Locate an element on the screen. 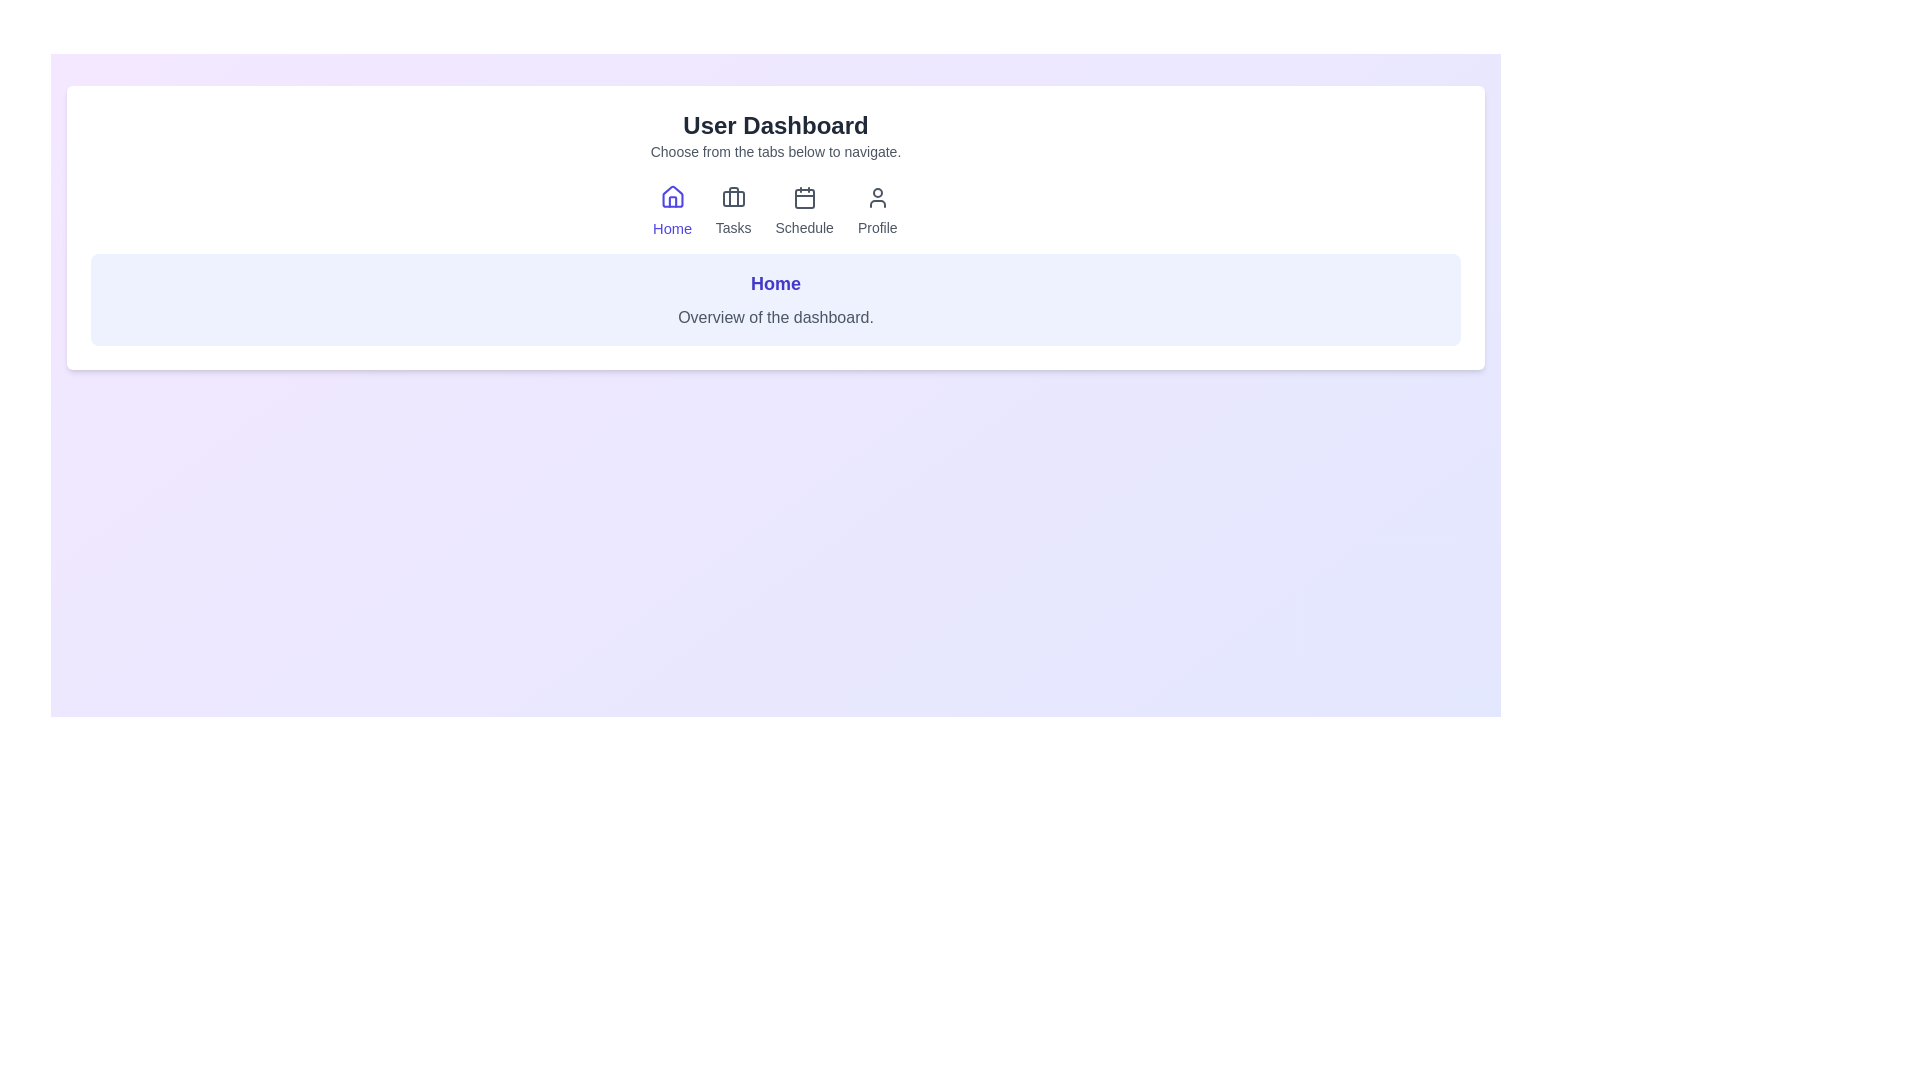  the 'Schedule' icon in the dashboard navigation is located at coordinates (804, 197).